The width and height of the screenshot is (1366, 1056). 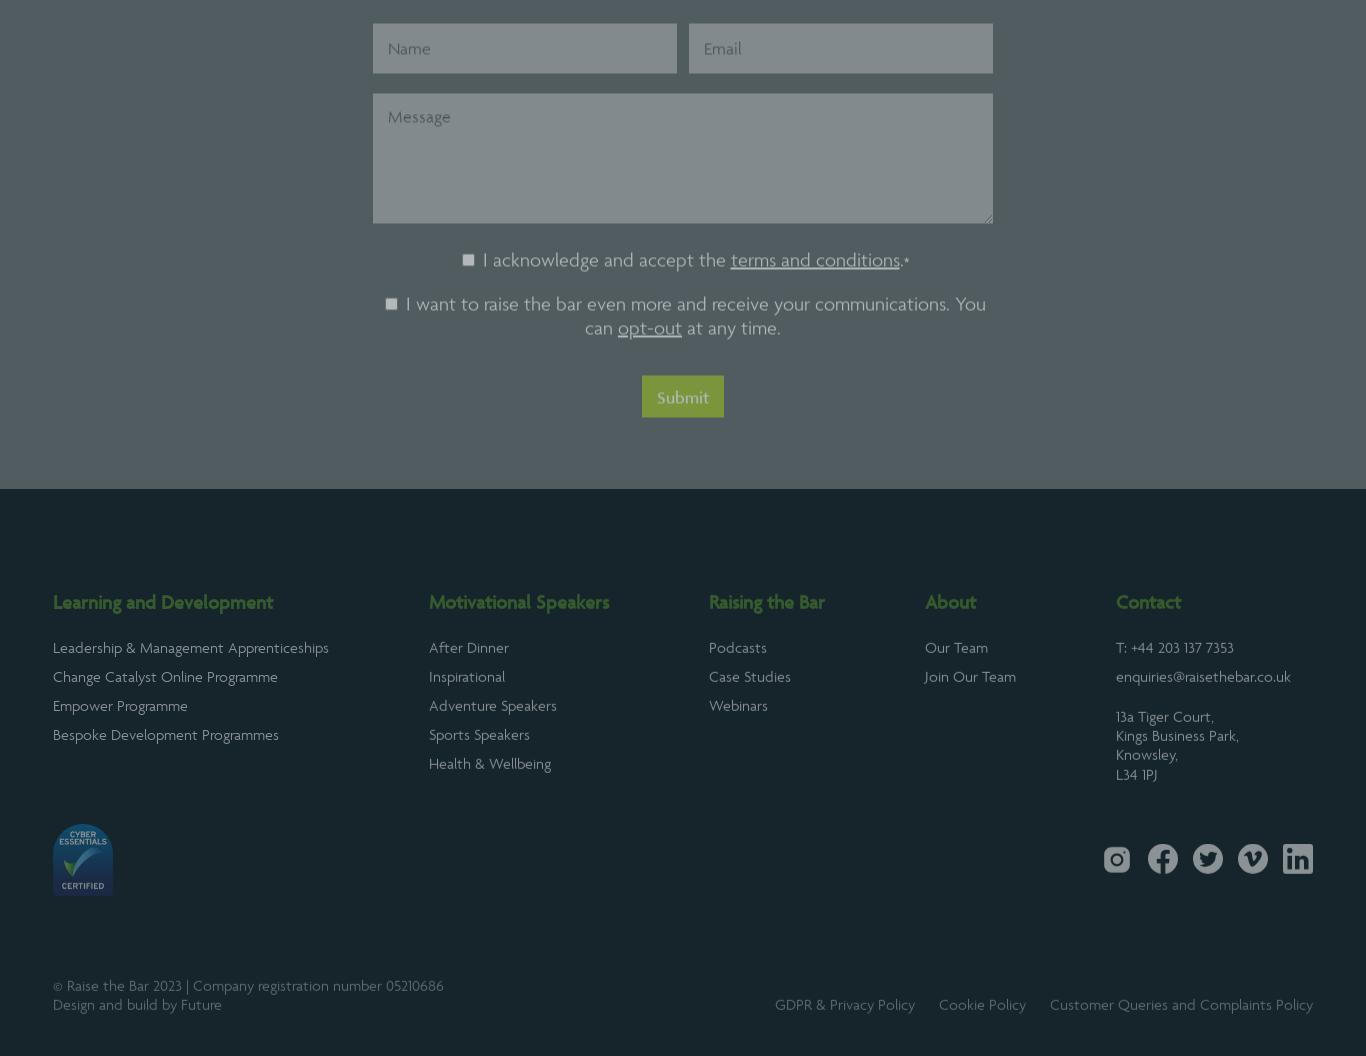 What do you see at coordinates (489, 813) in the screenshot?
I see `'Health & Wellbeing'` at bounding box center [489, 813].